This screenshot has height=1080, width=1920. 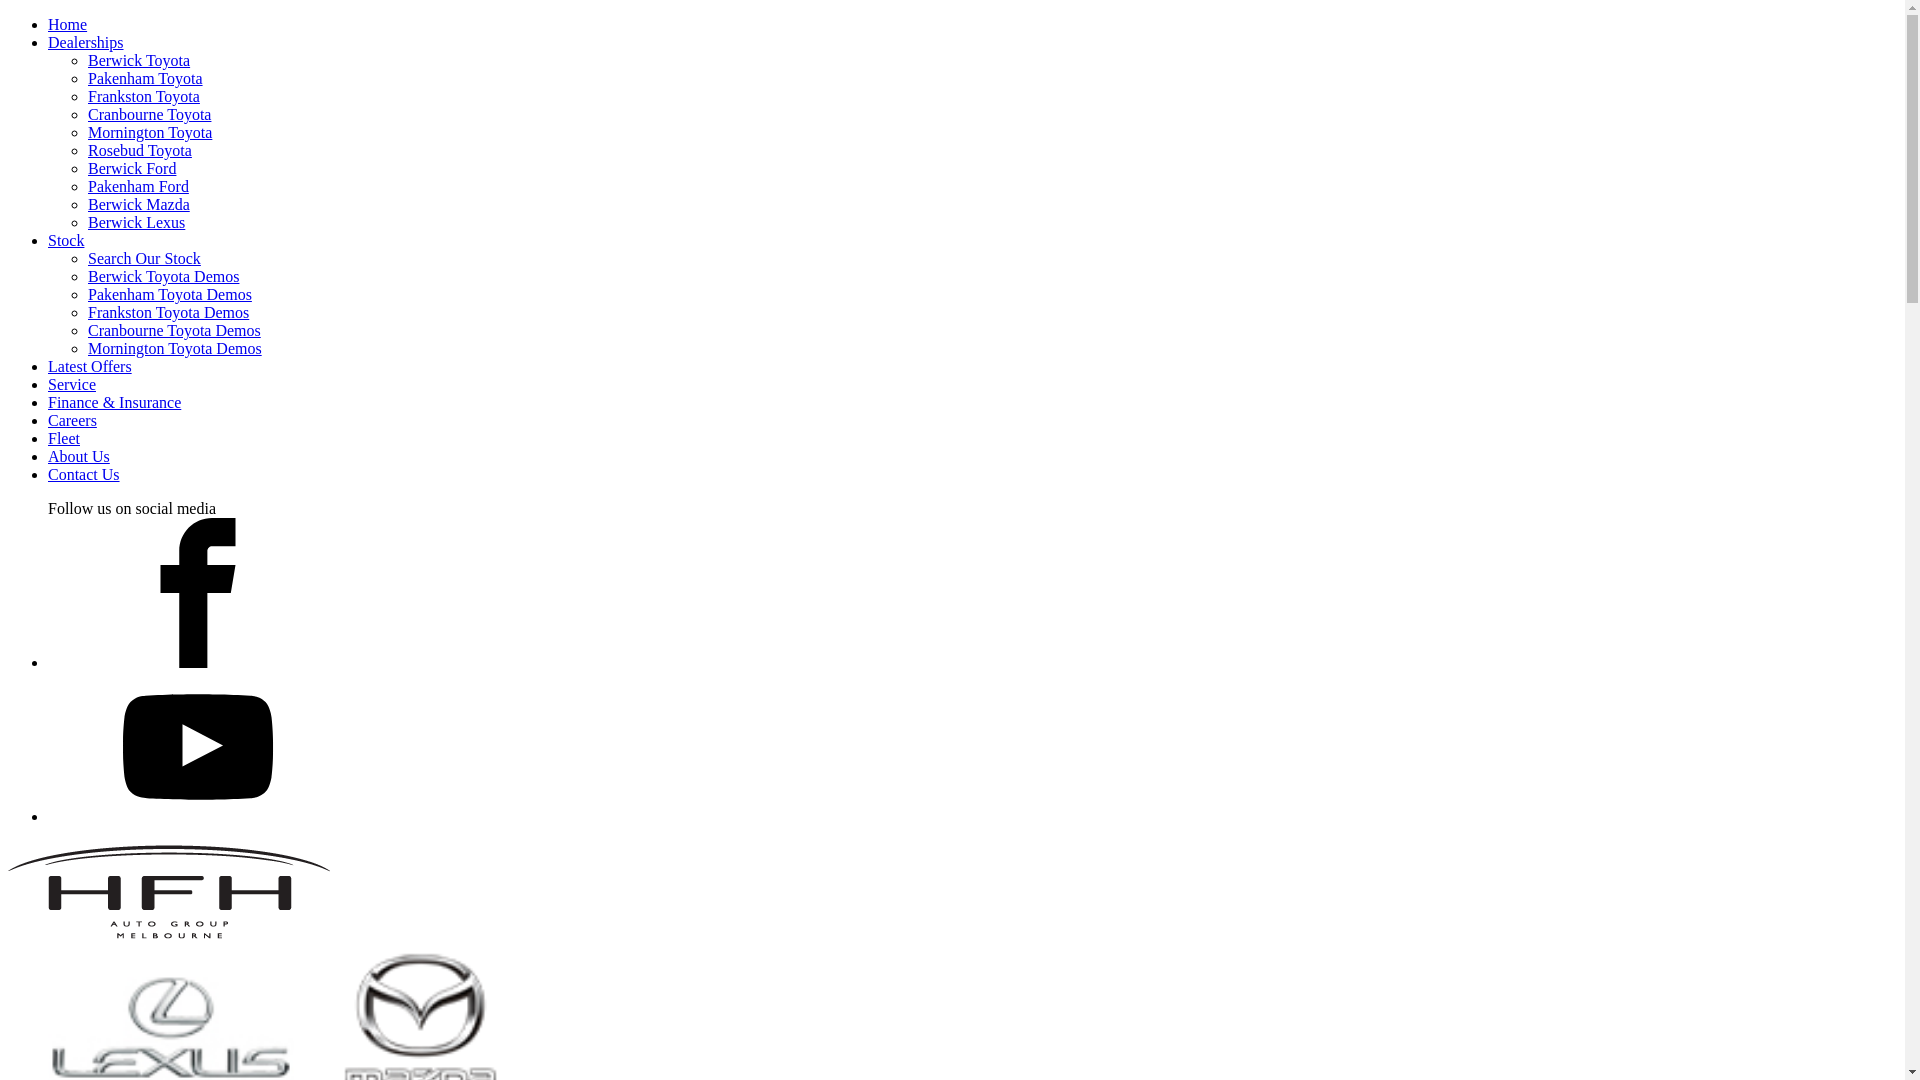 What do you see at coordinates (48, 474) in the screenshot?
I see `'Contact Us'` at bounding box center [48, 474].